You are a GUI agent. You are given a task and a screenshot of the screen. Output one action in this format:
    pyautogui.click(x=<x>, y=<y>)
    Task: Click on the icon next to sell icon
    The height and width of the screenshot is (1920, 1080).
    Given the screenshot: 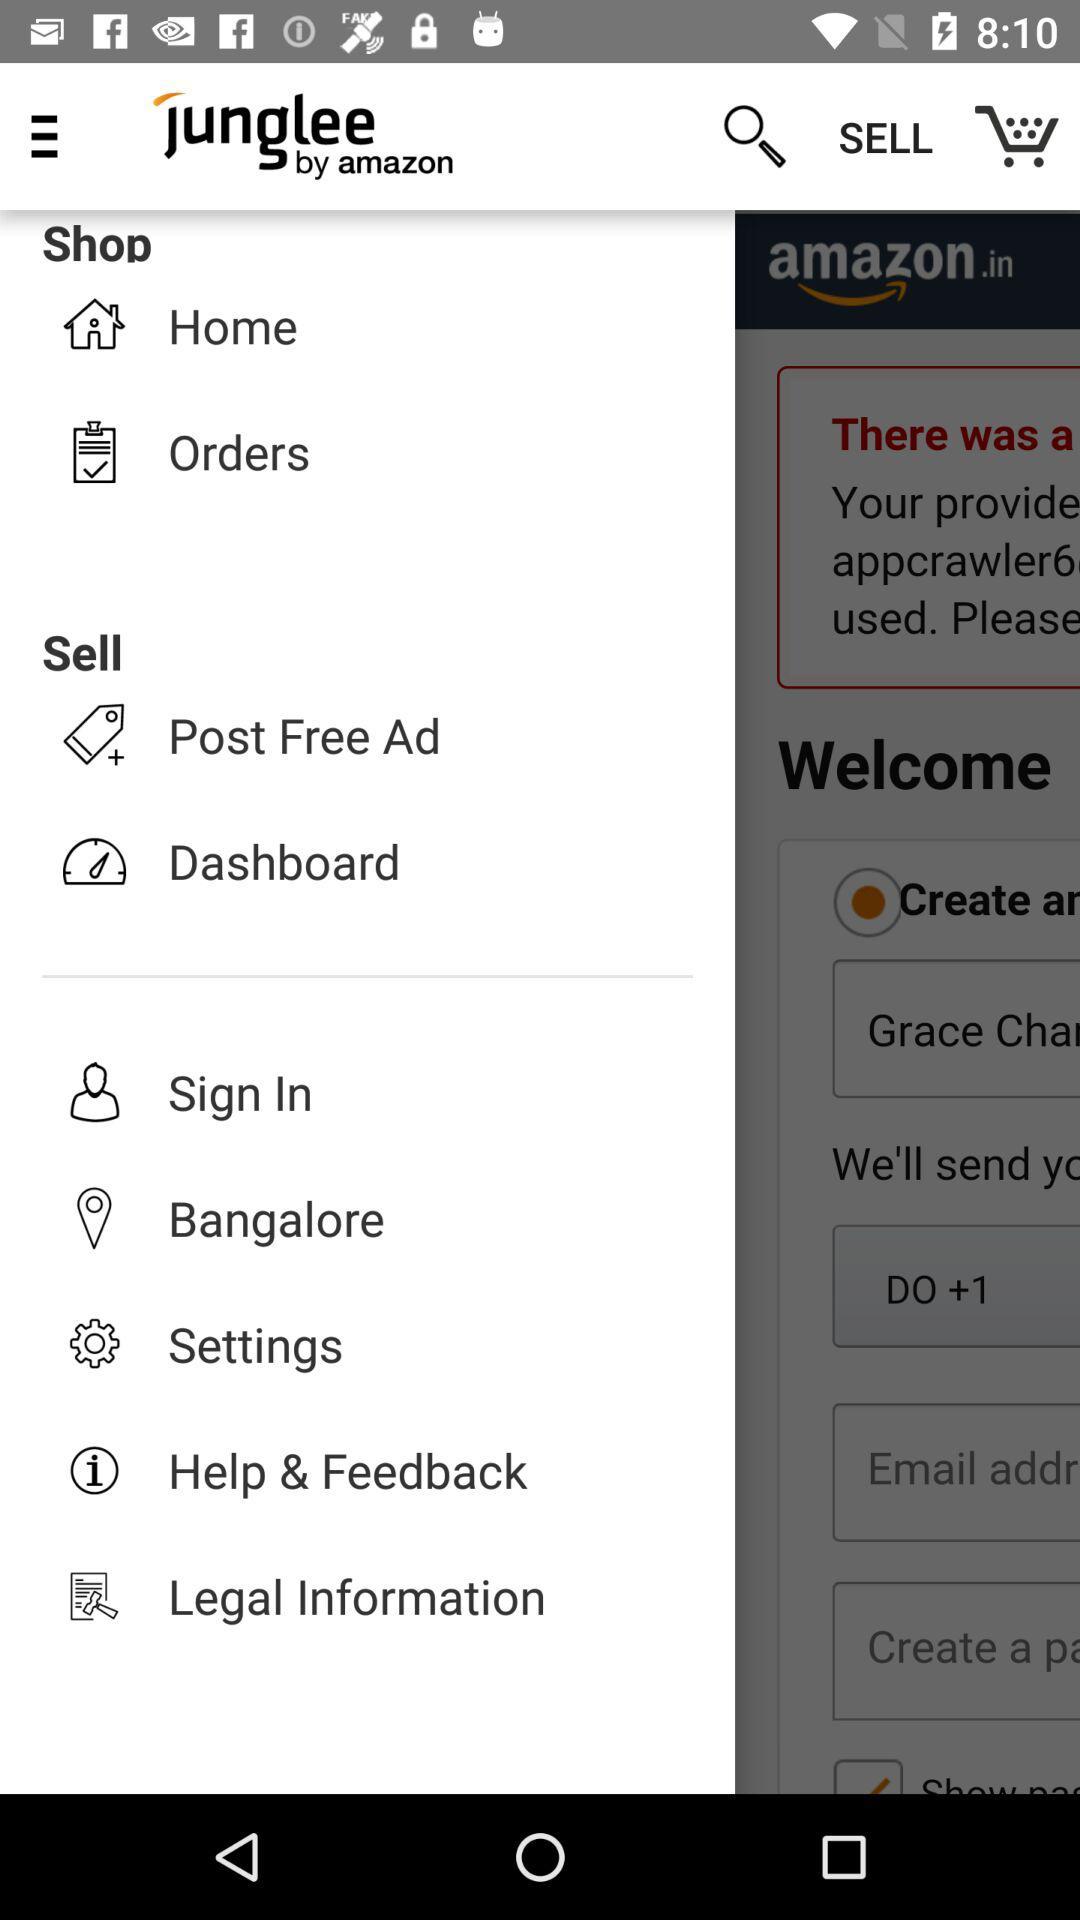 What is the action you would take?
    pyautogui.click(x=1017, y=135)
    